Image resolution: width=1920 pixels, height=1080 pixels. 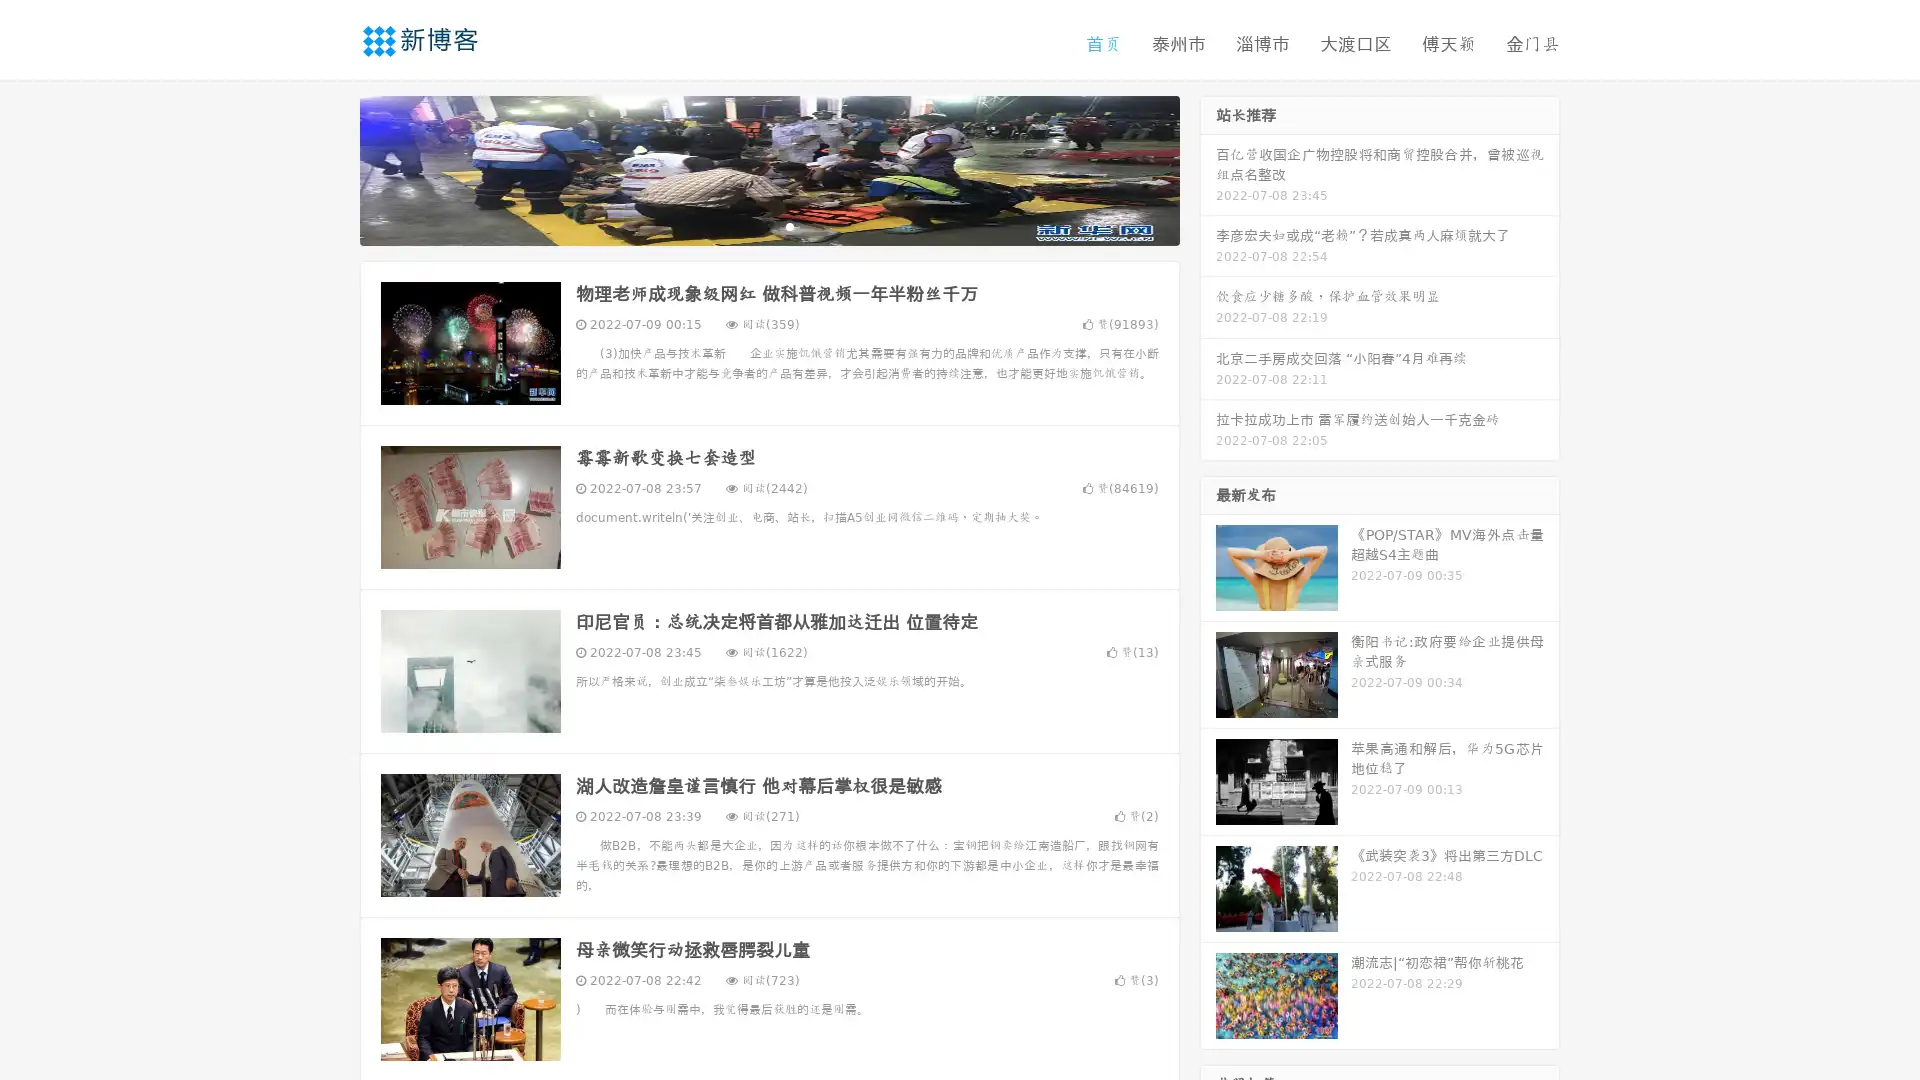 I want to click on Go to slide 2, so click(x=768, y=225).